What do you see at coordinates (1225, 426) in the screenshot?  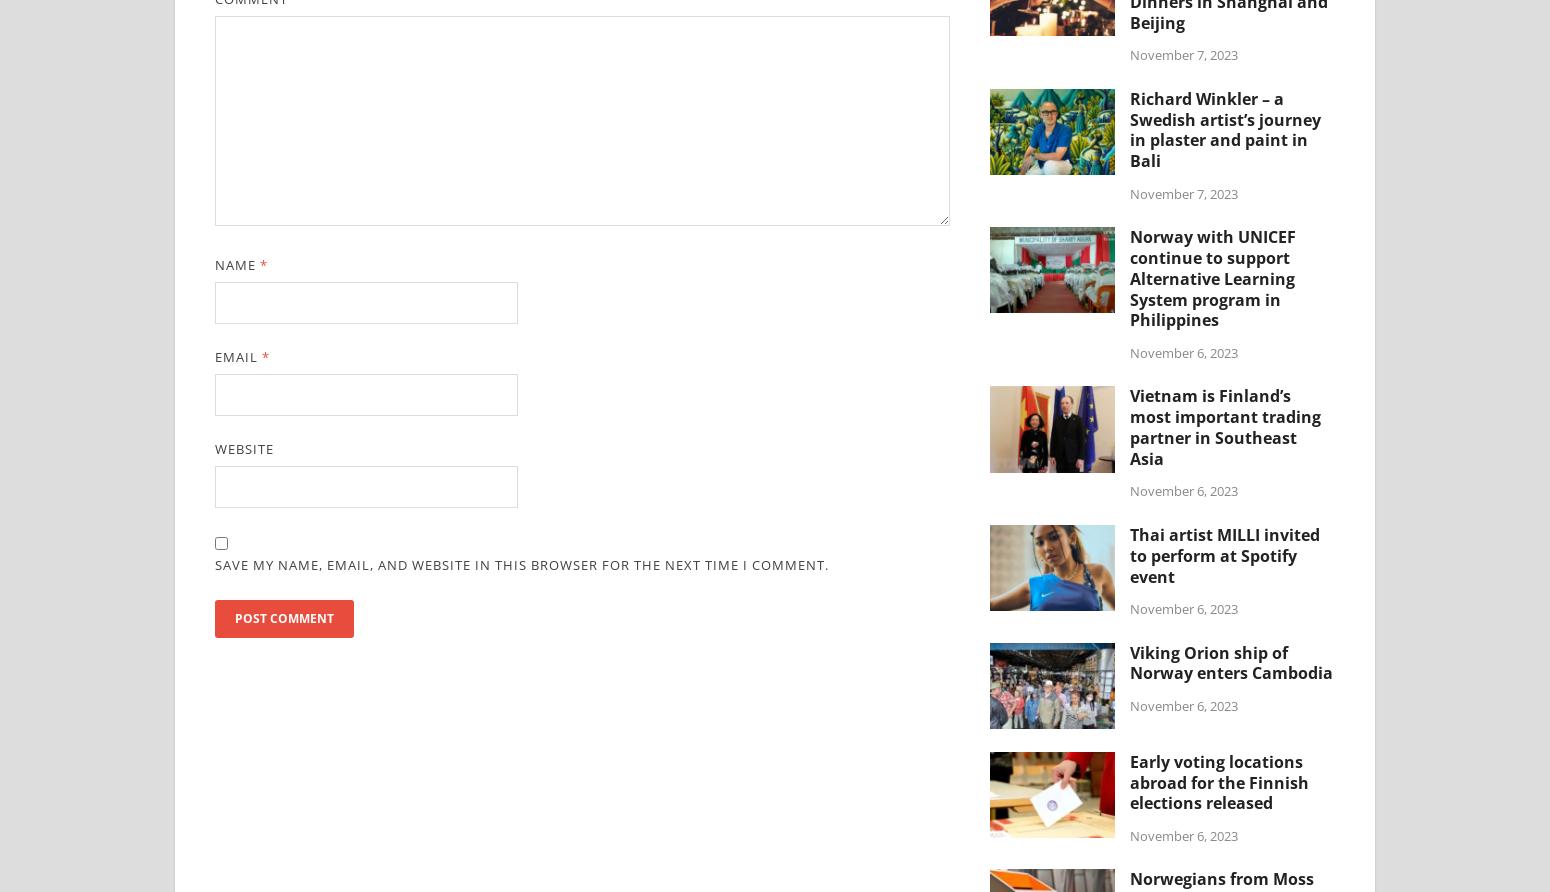 I see `'Vietnam is Finland’s most important trading partner in Southeast Asia'` at bounding box center [1225, 426].